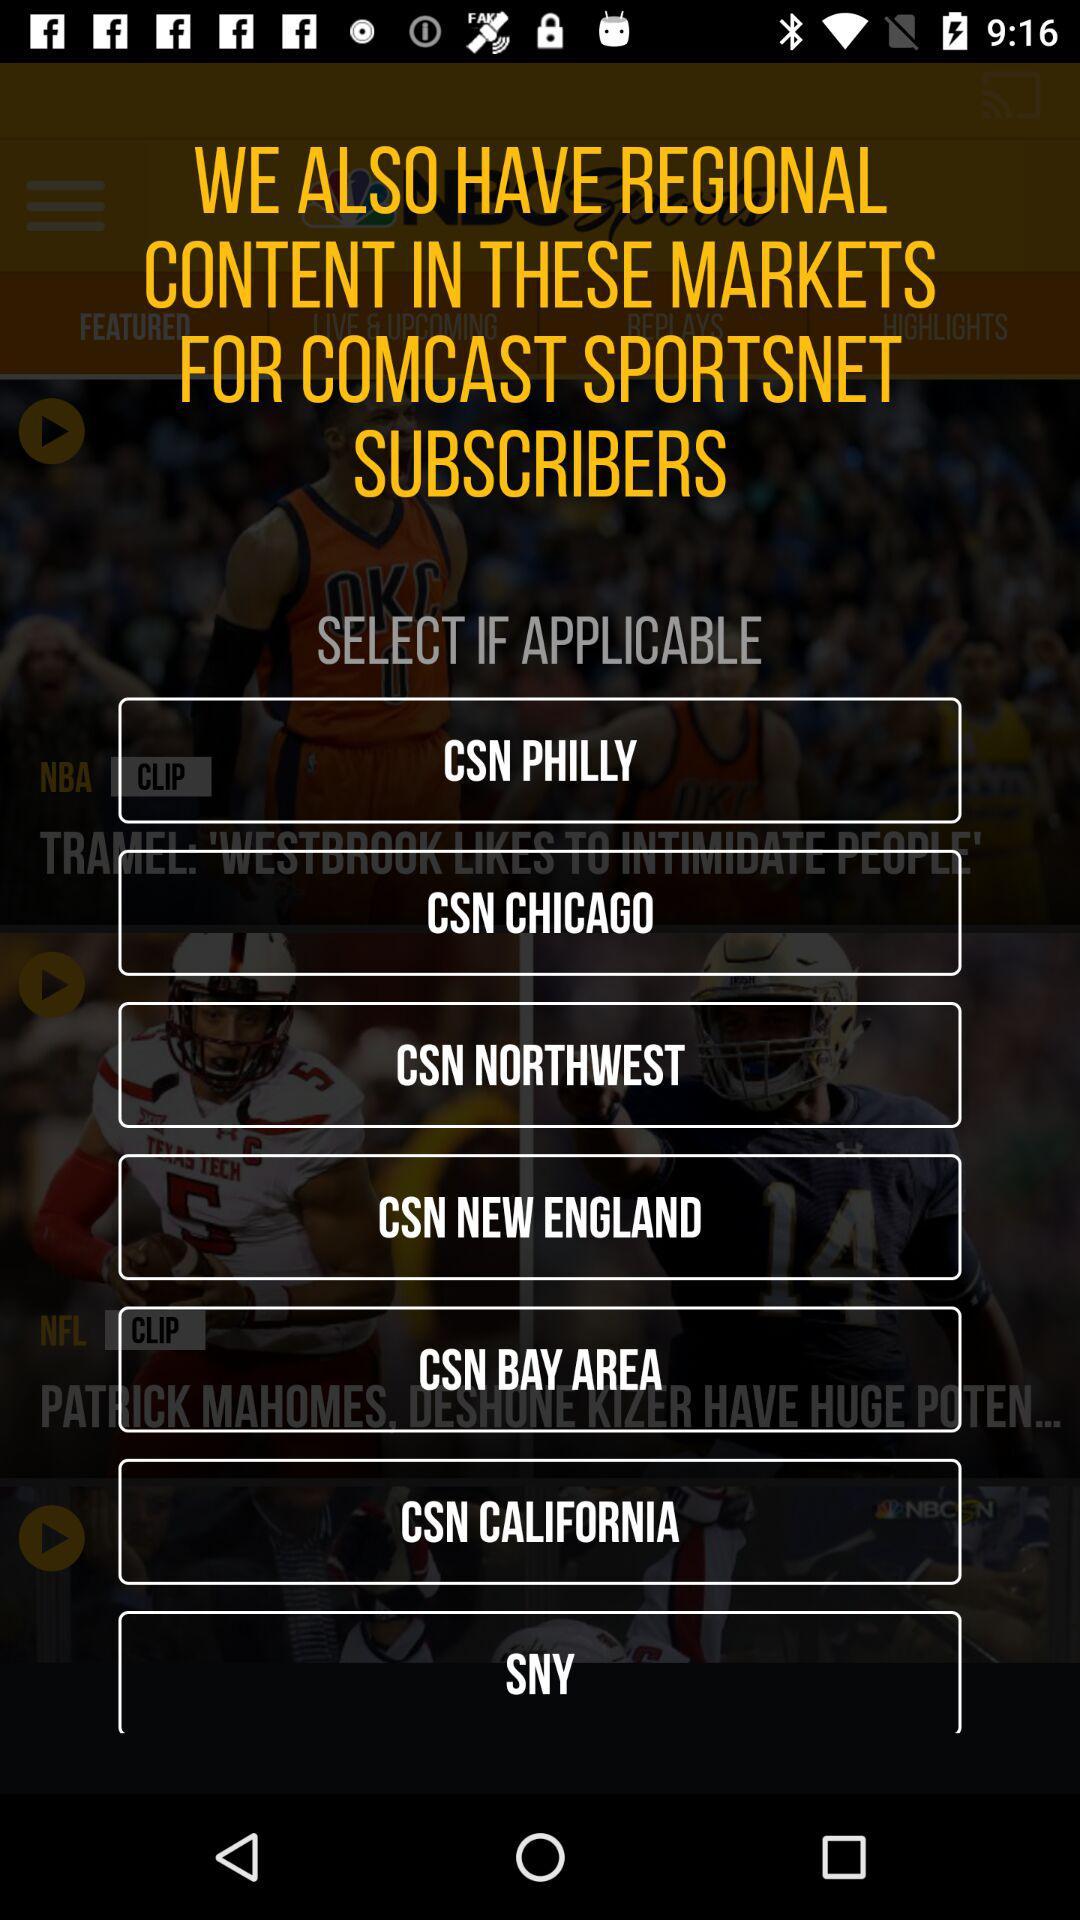  I want to click on csn new england icon, so click(540, 1216).